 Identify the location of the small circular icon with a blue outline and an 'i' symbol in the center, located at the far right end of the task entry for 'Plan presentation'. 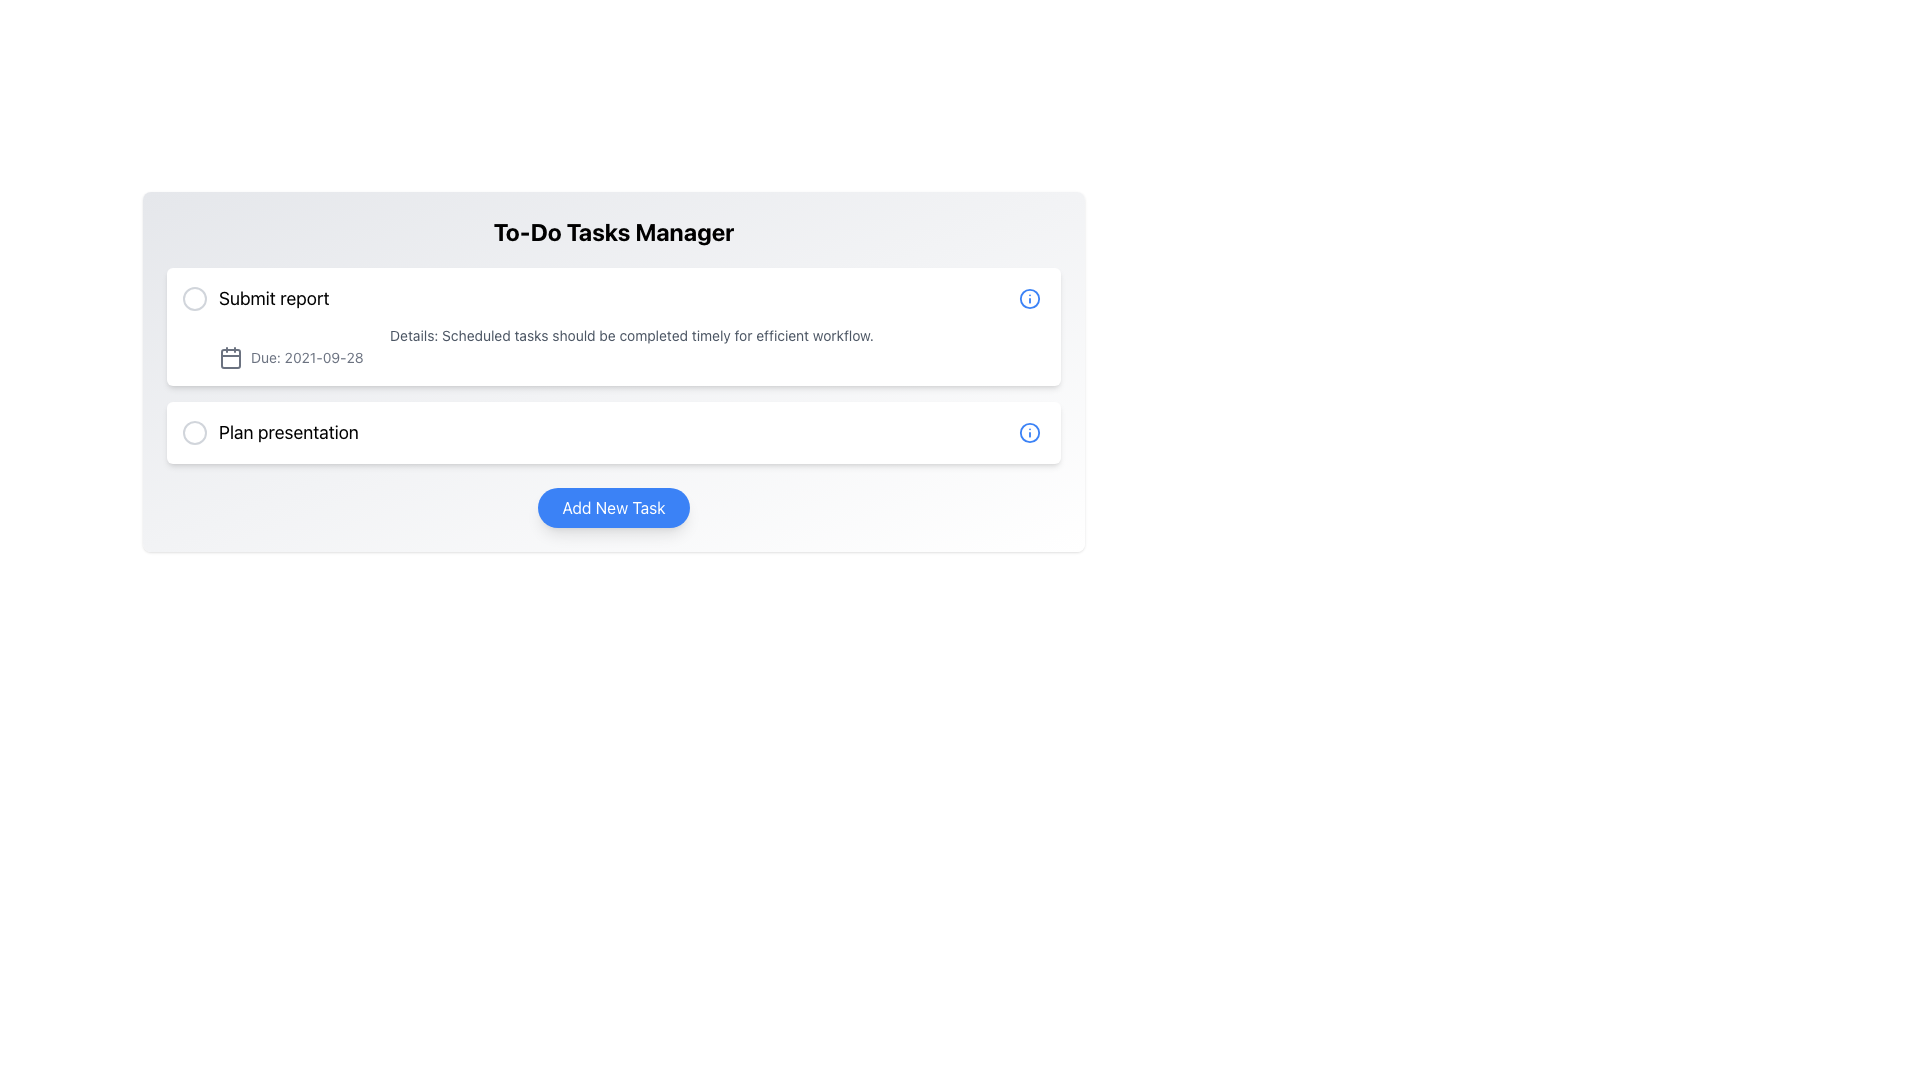
(1030, 431).